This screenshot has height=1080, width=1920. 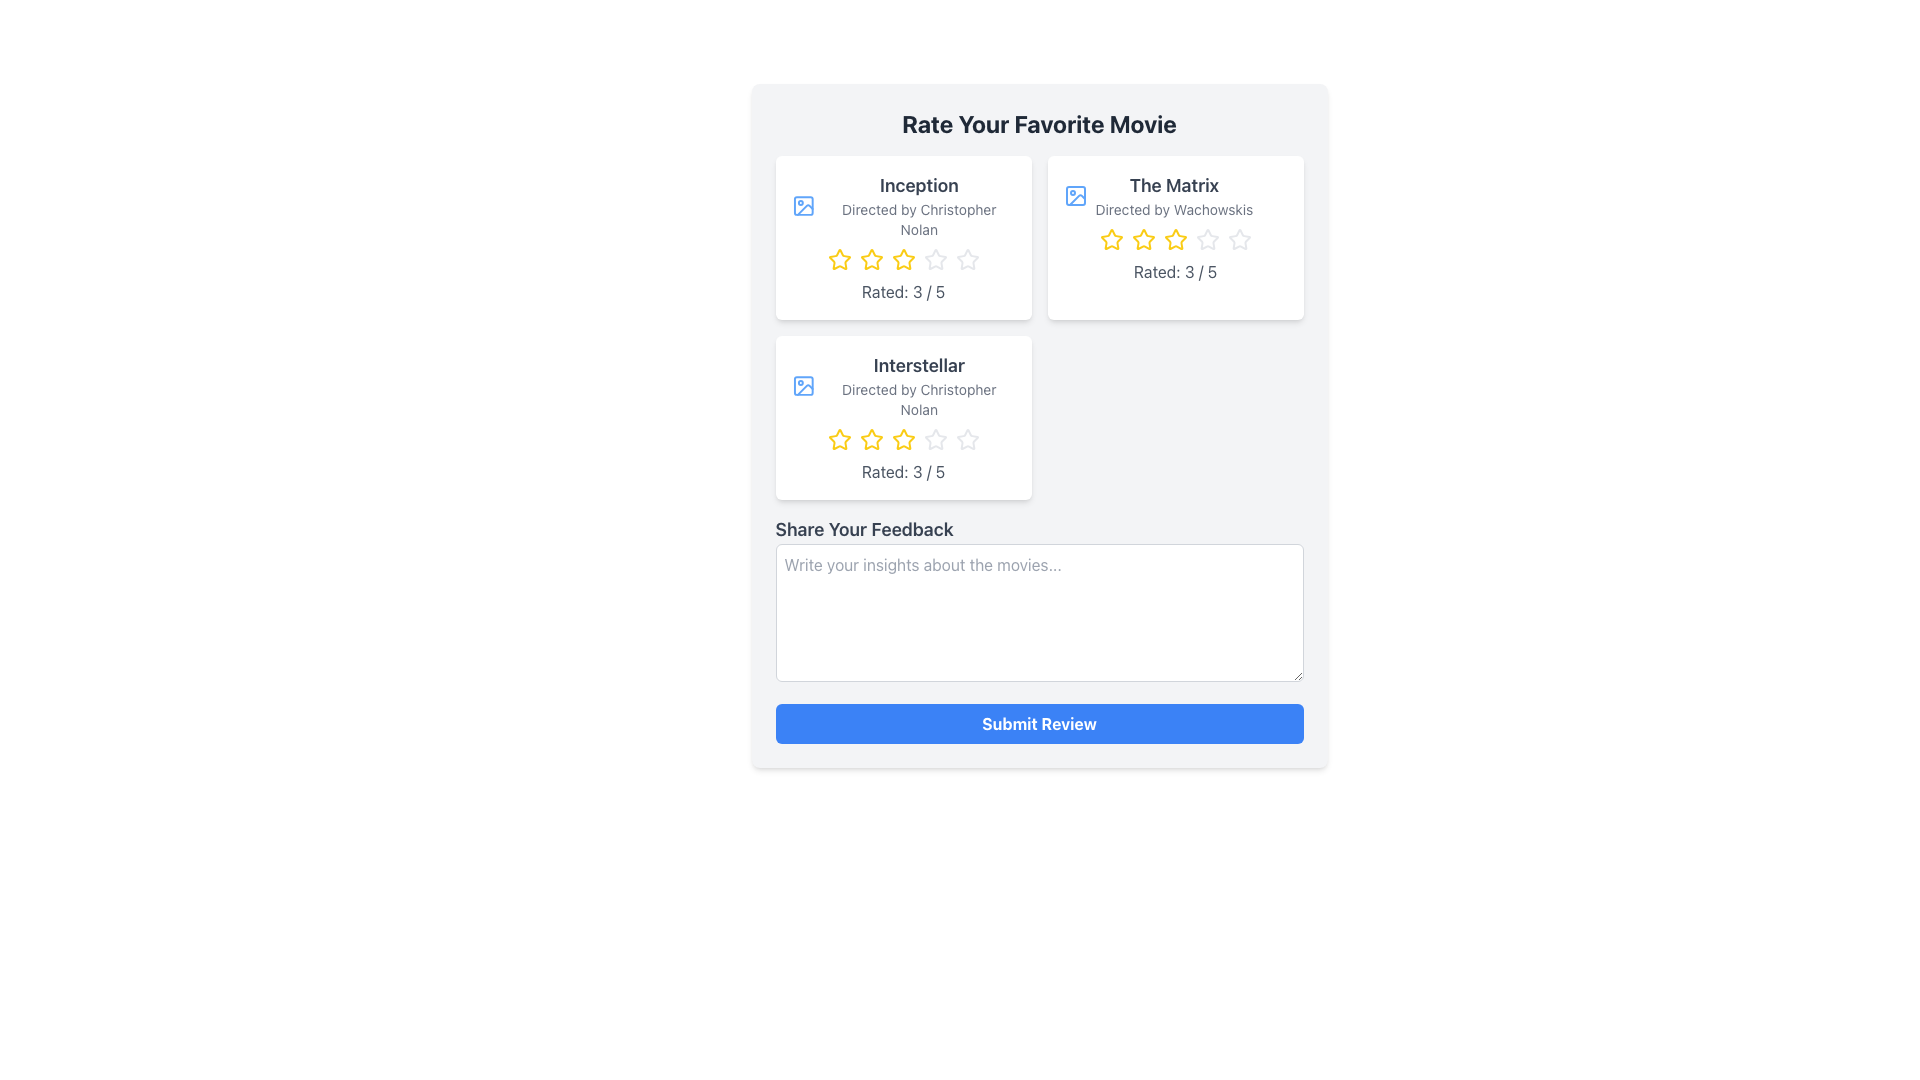 I want to click on the second yellow star in the rating system for the movie 'Inception' to rate it, so click(x=871, y=258).